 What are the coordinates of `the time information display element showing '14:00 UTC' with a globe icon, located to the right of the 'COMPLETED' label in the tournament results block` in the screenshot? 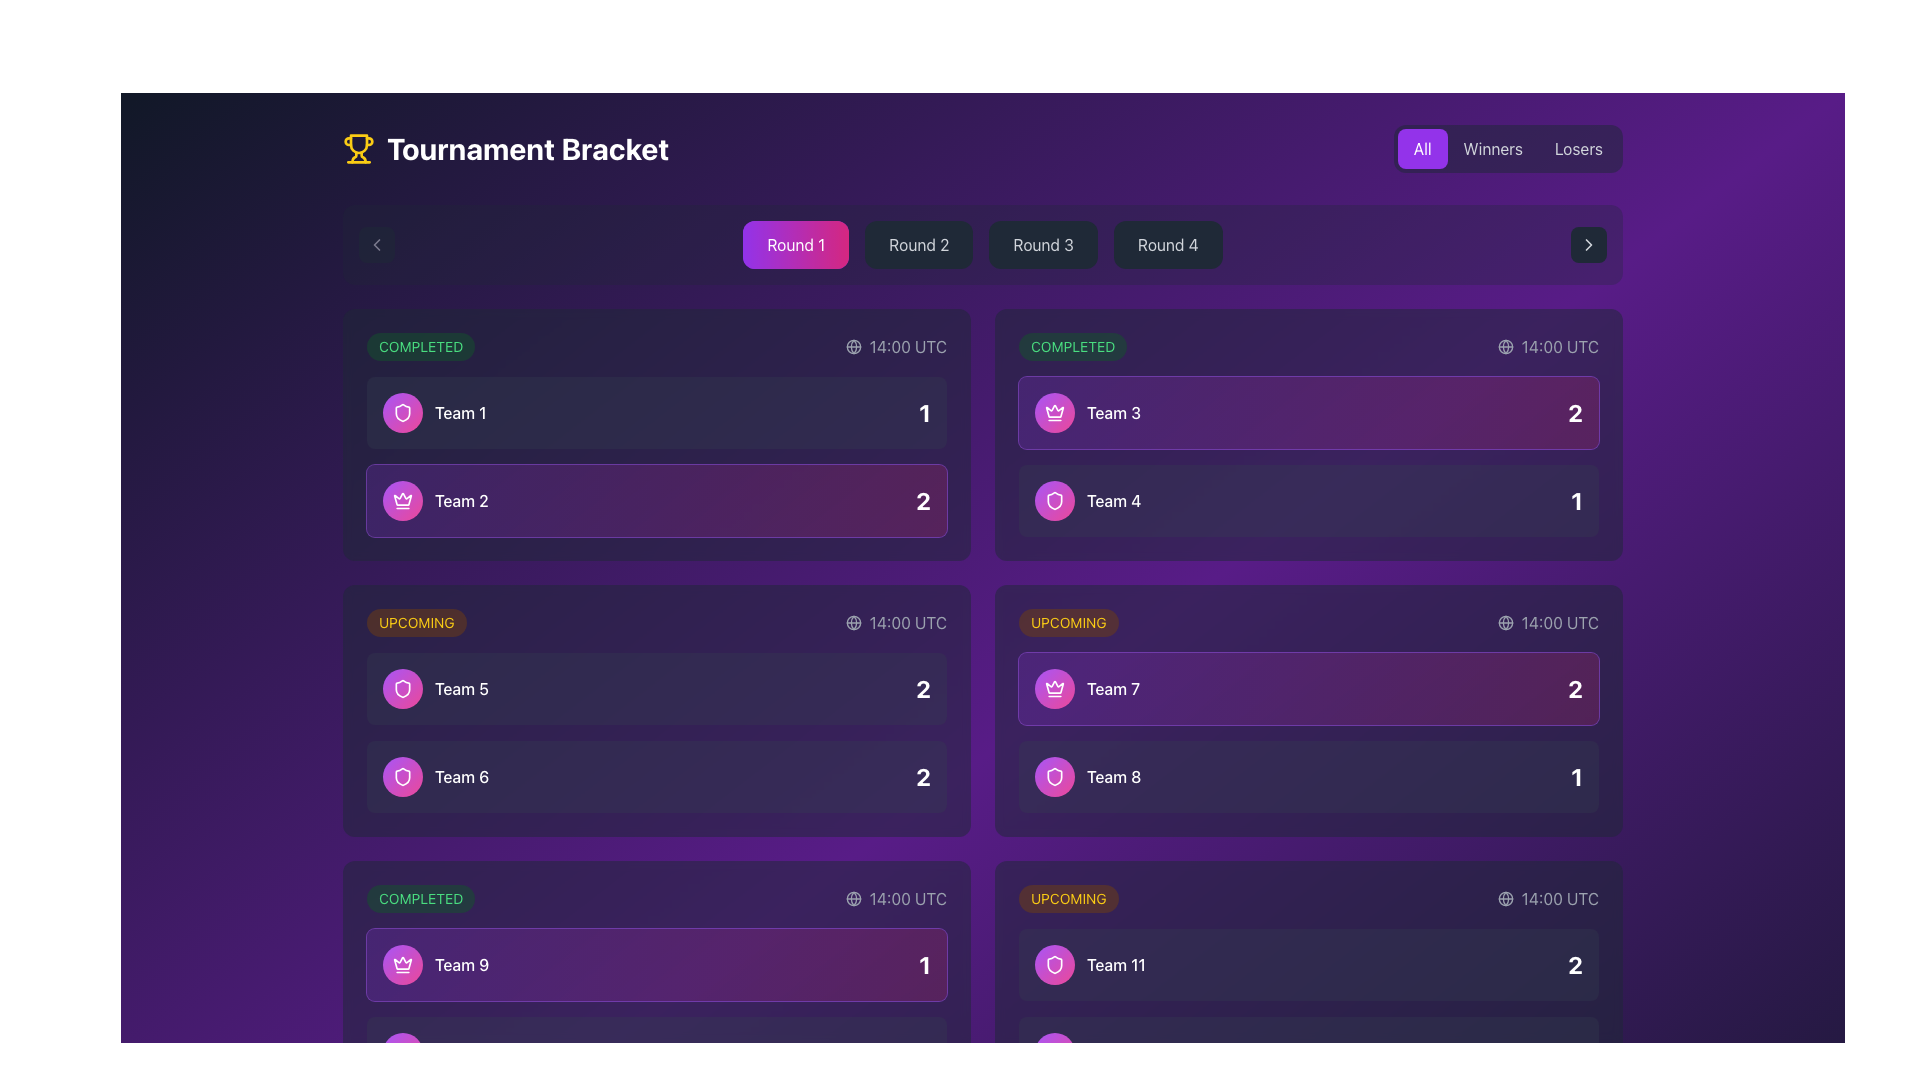 It's located at (895, 346).